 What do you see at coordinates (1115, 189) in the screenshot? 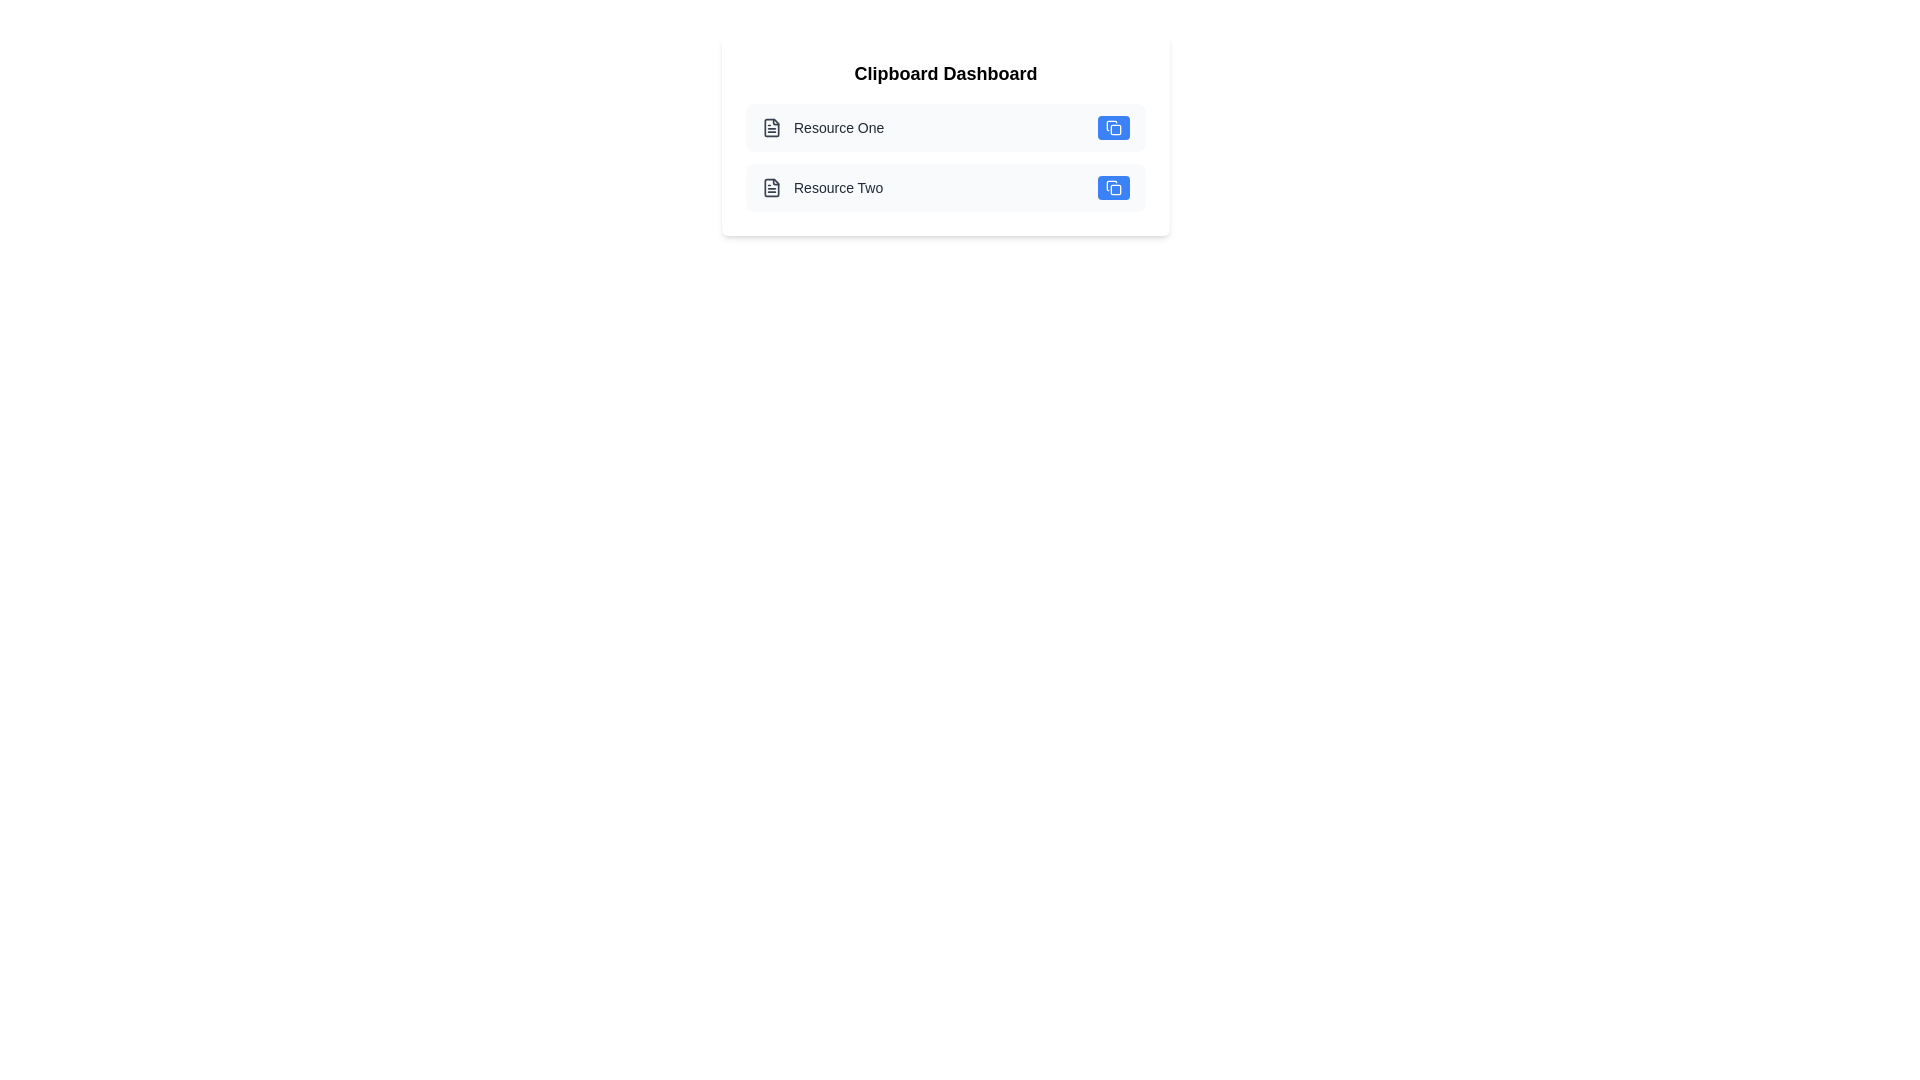
I see `the small rounded rectangle graphical icon component with a blue fill, located near the right side of the row labeled 'Resource Two', which represents clipboard functionality` at bounding box center [1115, 189].